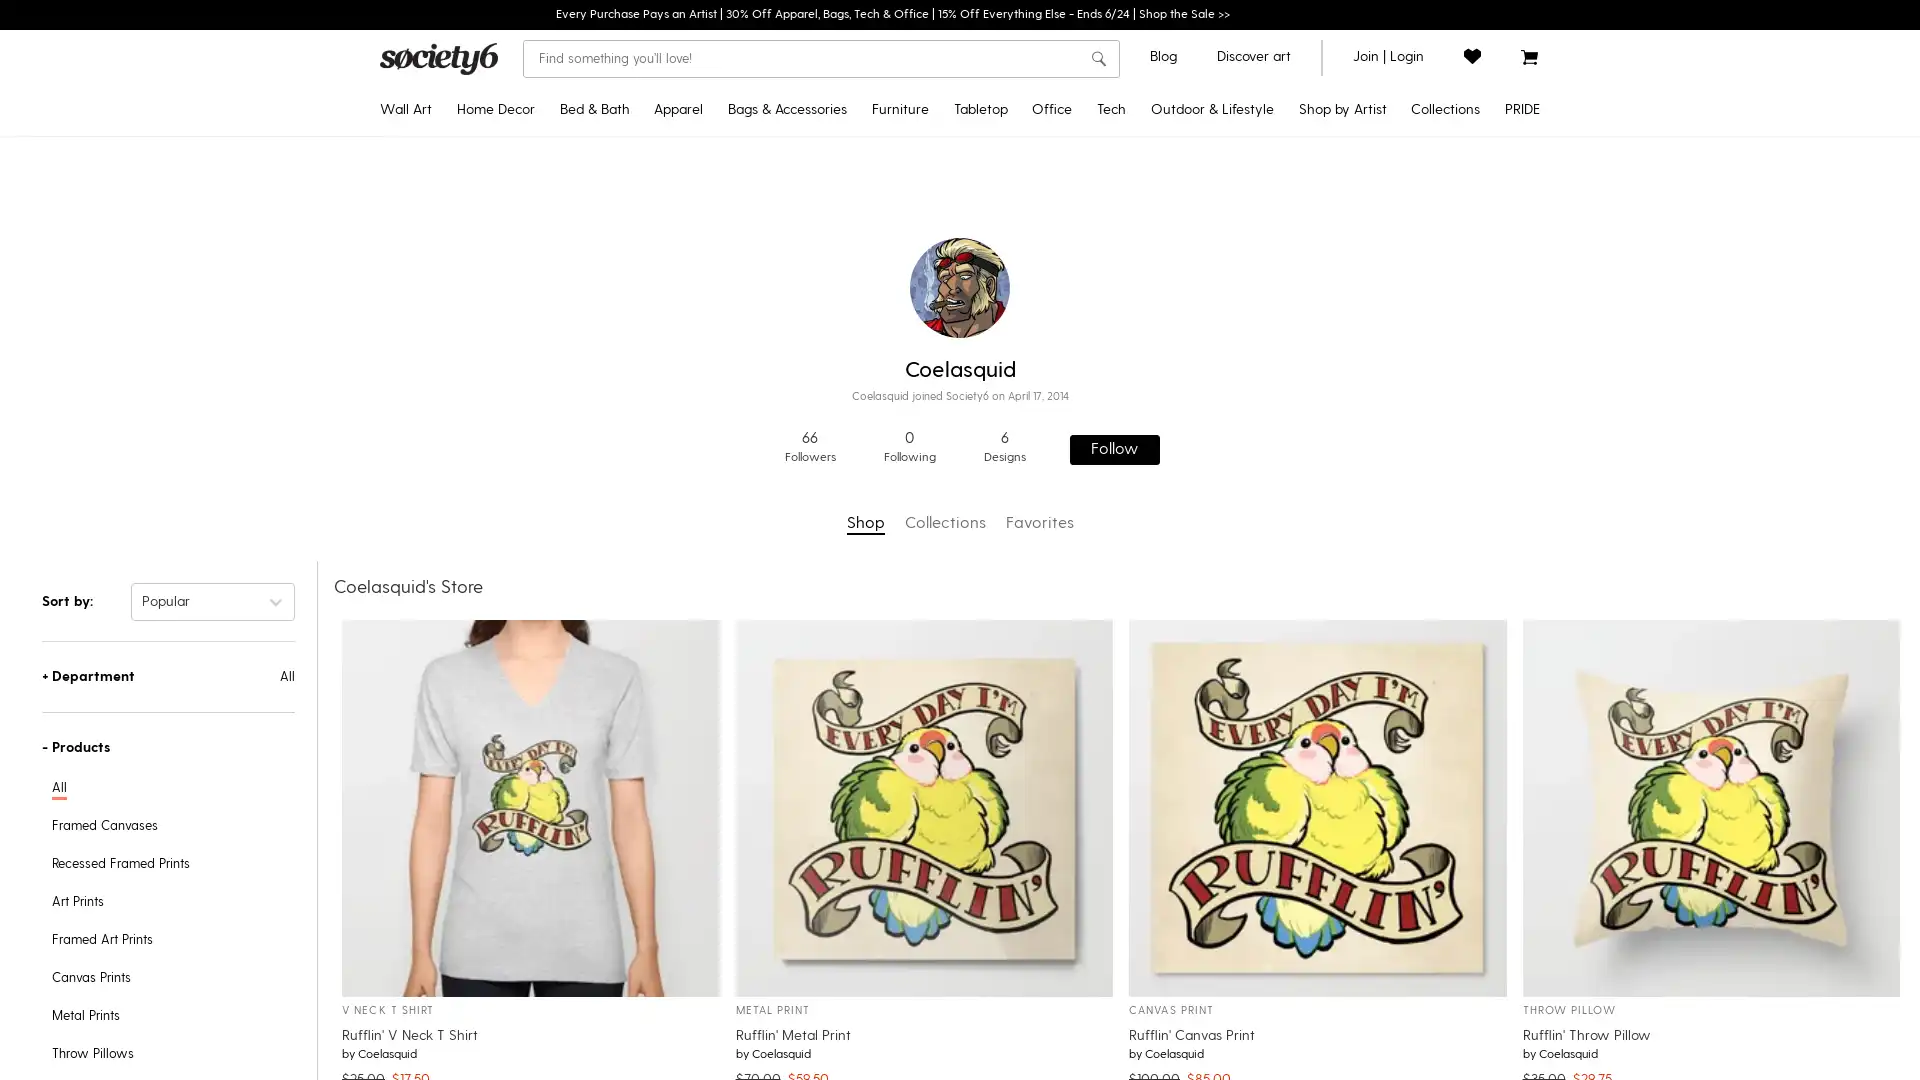 This screenshot has width=1920, height=1080. What do you see at coordinates (1101, 418) in the screenshot?
I see `Stationery Cards` at bounding box center [1101, 418].